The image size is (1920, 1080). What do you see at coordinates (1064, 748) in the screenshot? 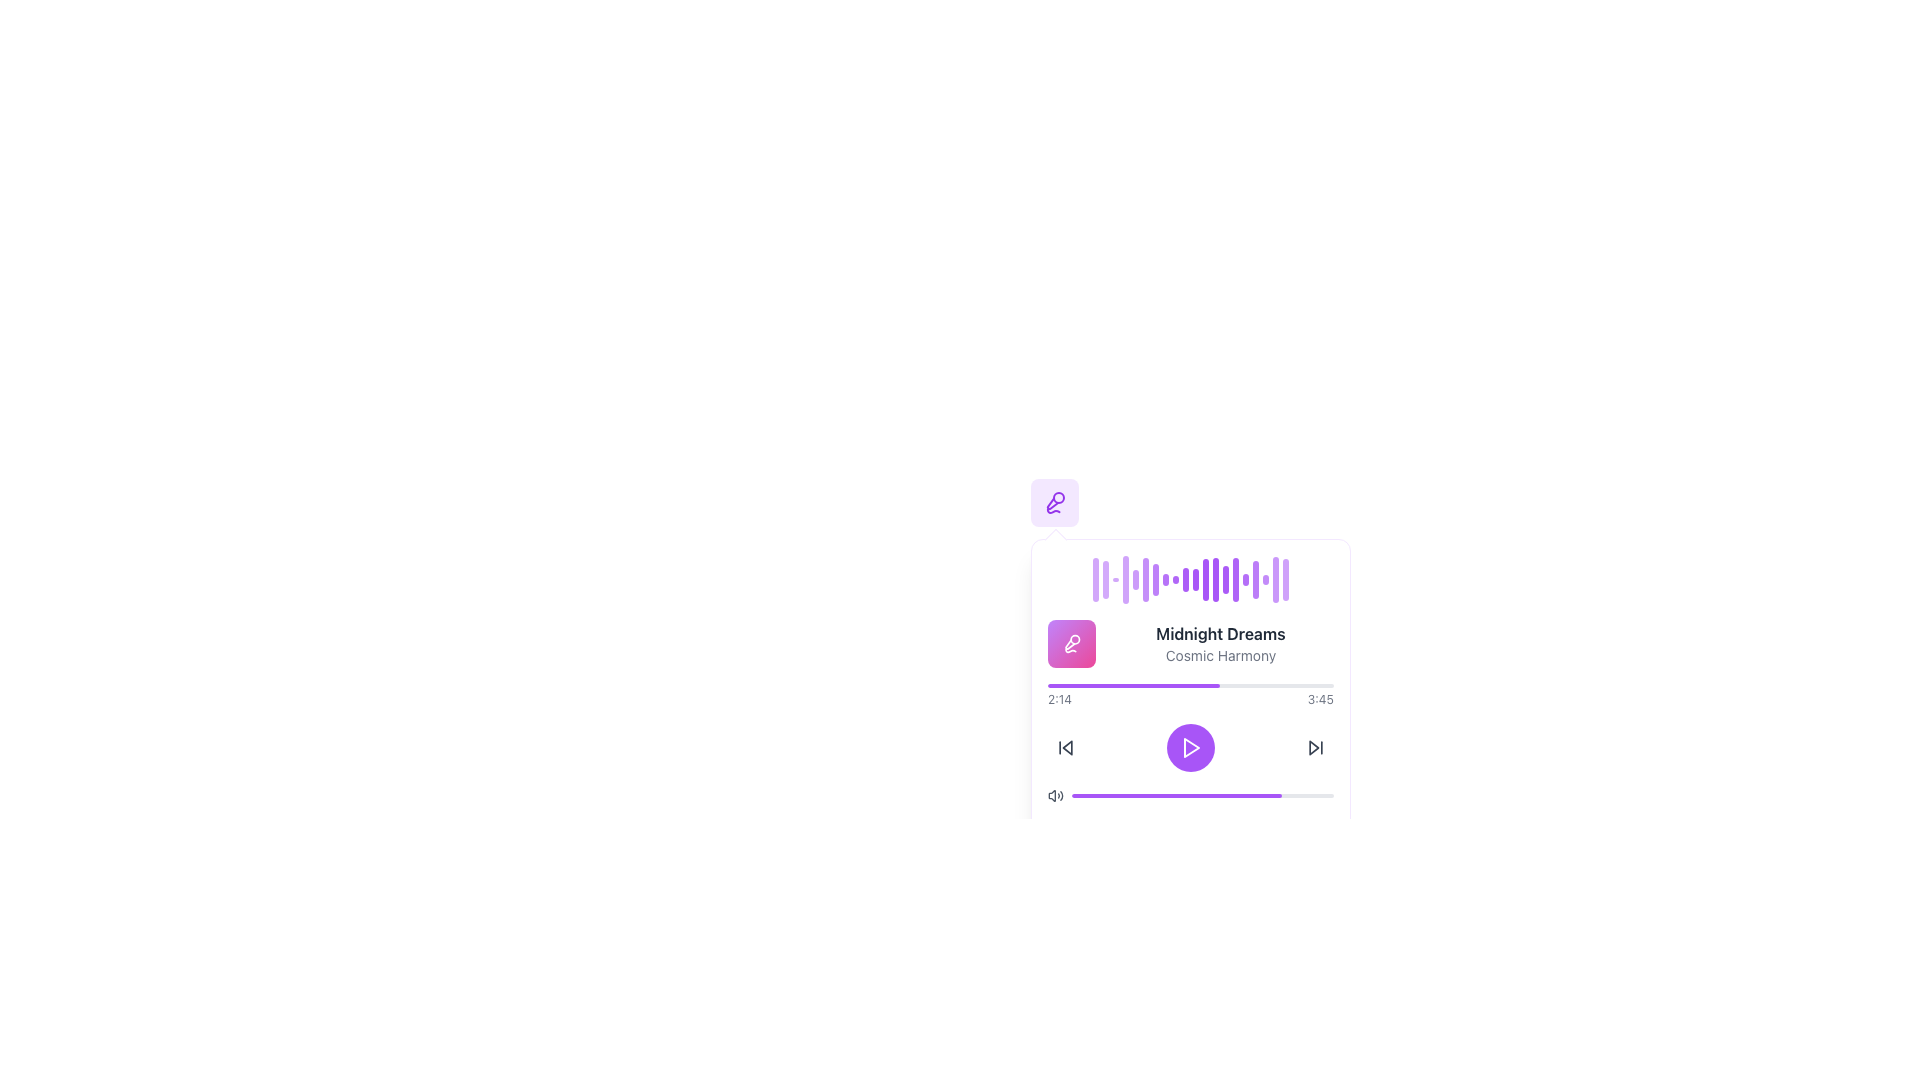
I see `the skip backward button located on the left side of the playback control section, immediately to the left of the larger play button` at bounding box center [1064, 748].